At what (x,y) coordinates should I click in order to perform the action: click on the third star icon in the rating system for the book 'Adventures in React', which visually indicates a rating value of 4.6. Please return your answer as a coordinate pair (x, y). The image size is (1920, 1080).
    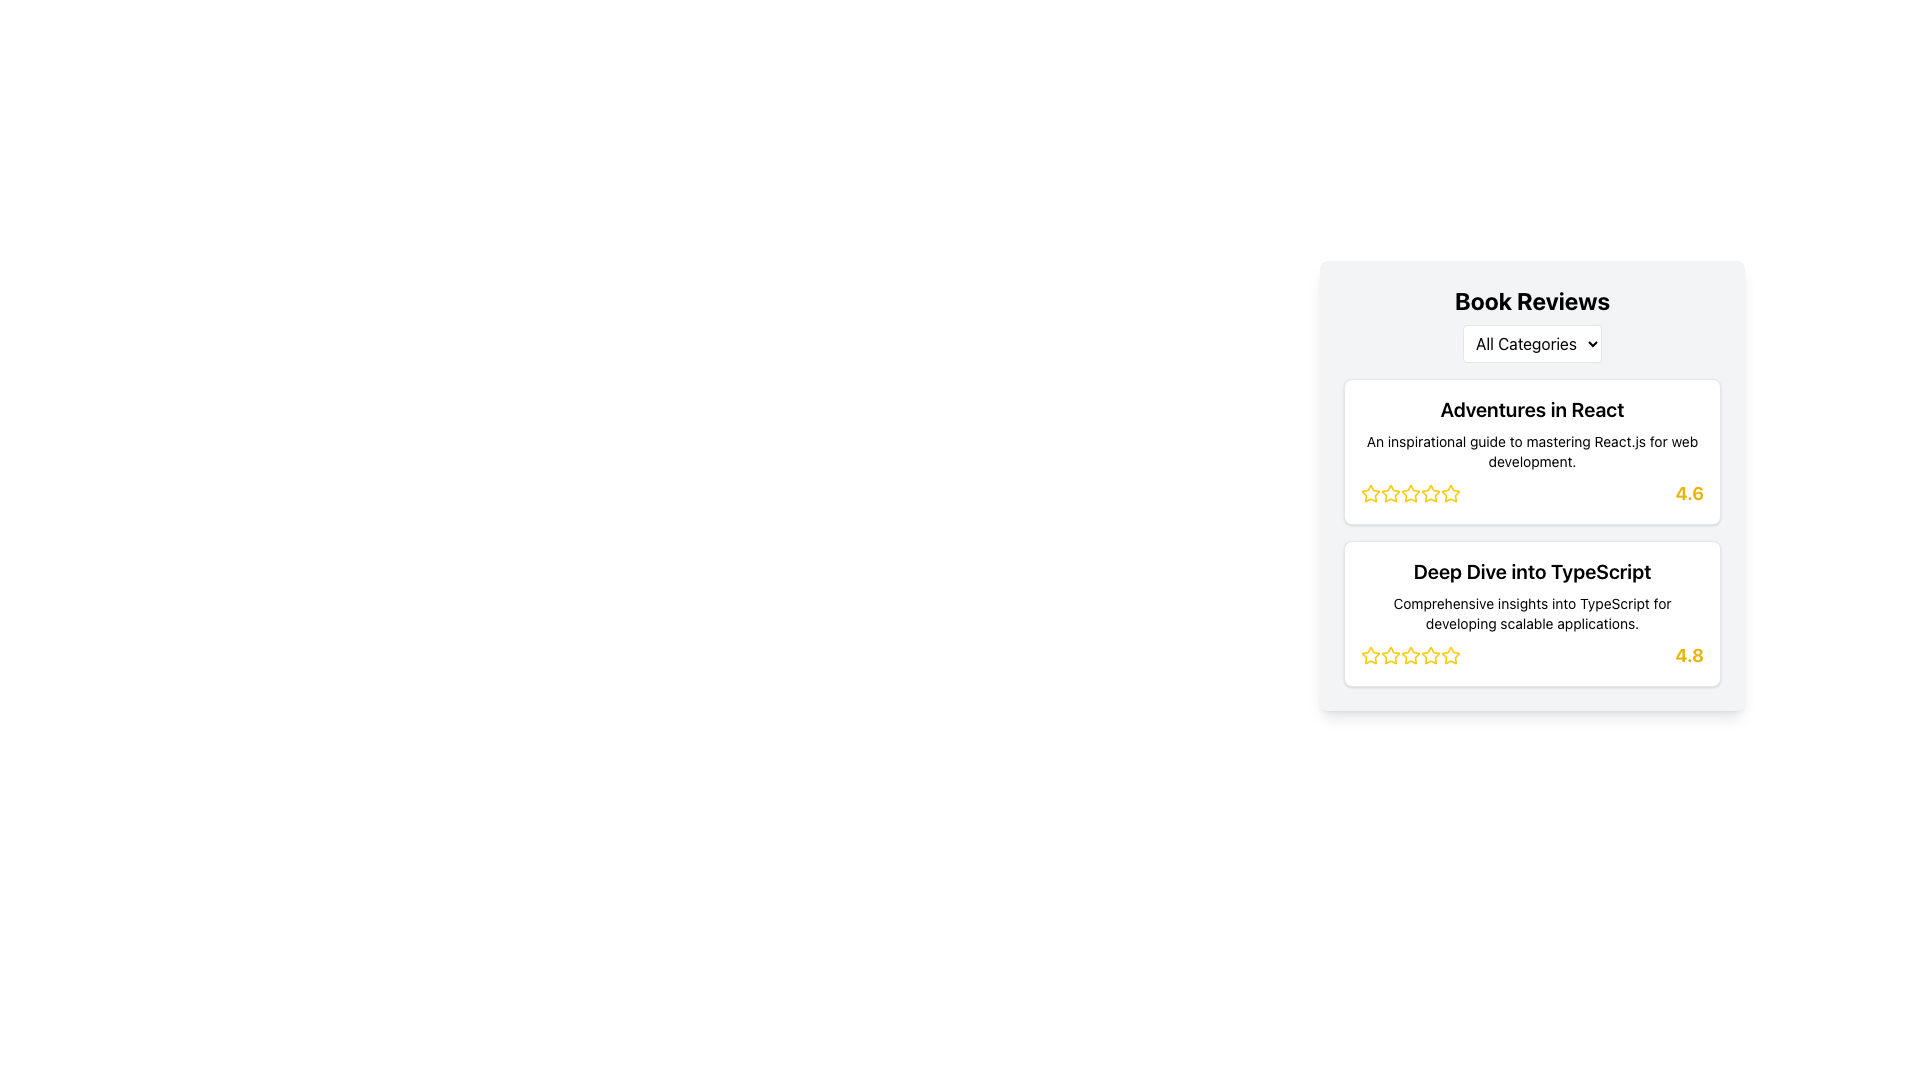
    Looking at the image, I should click on (1410, 493).